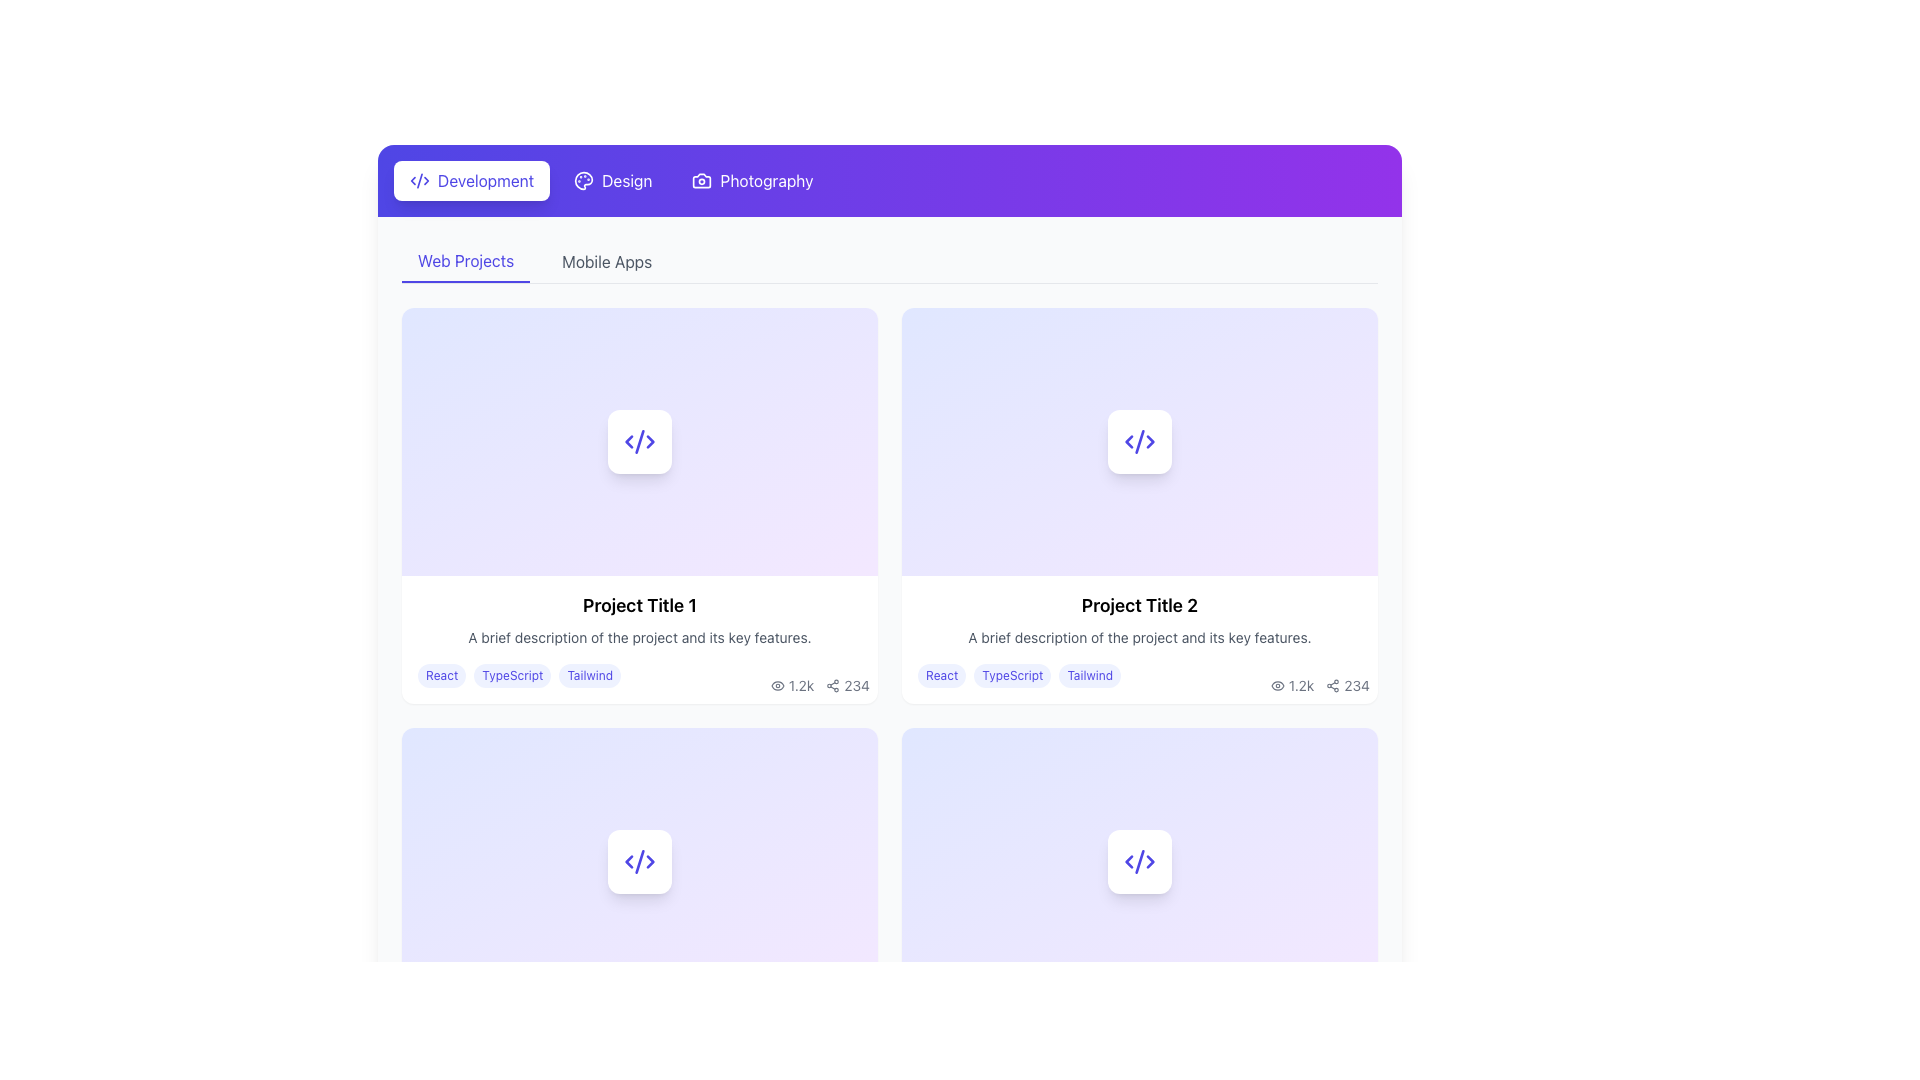  I want to click on the second tag in the group of technology labels, which is an informational label indicating the technology associated with 'Project Title 2', so click(1012, 675).